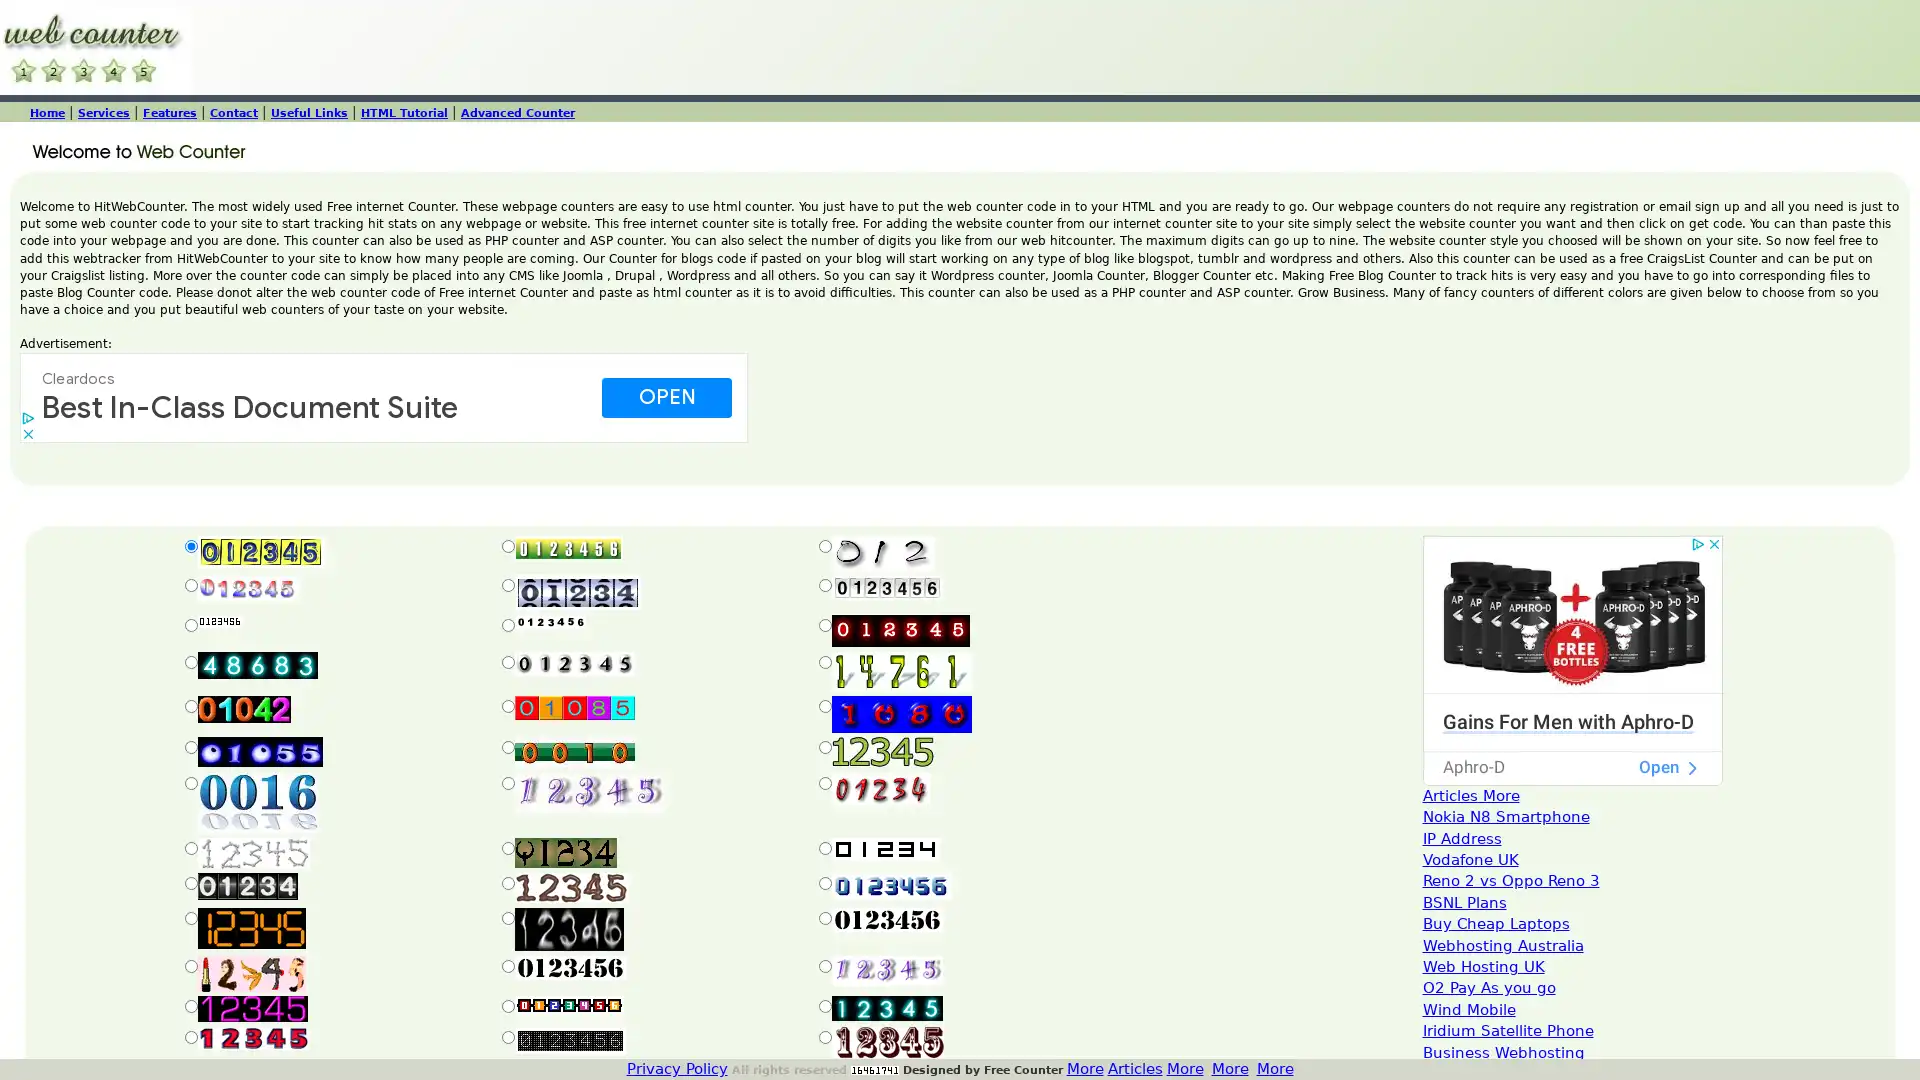 The image size is (1920, 1080). Describe the element at coordinates (886, 1041) in the screenshot. I see `Submit` at that location.